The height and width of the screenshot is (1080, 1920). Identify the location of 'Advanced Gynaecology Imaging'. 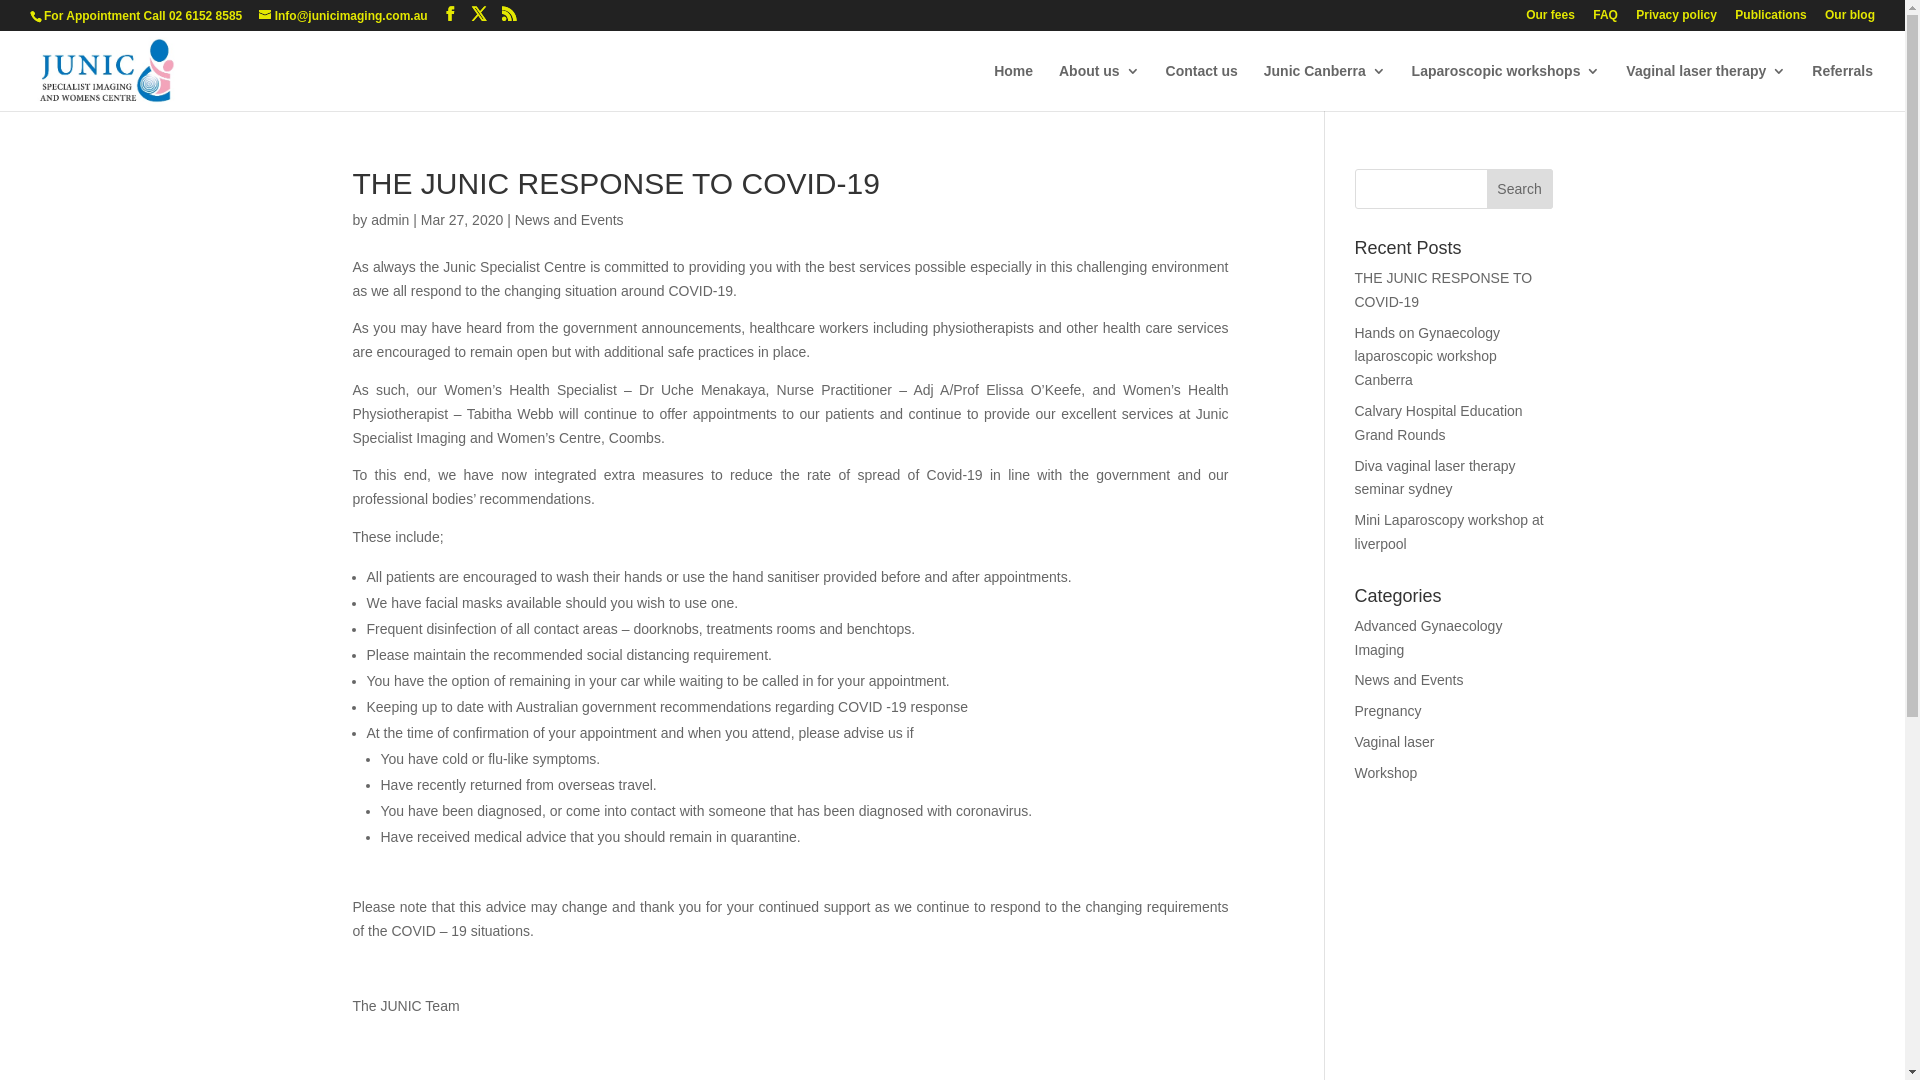
(1427, 637).